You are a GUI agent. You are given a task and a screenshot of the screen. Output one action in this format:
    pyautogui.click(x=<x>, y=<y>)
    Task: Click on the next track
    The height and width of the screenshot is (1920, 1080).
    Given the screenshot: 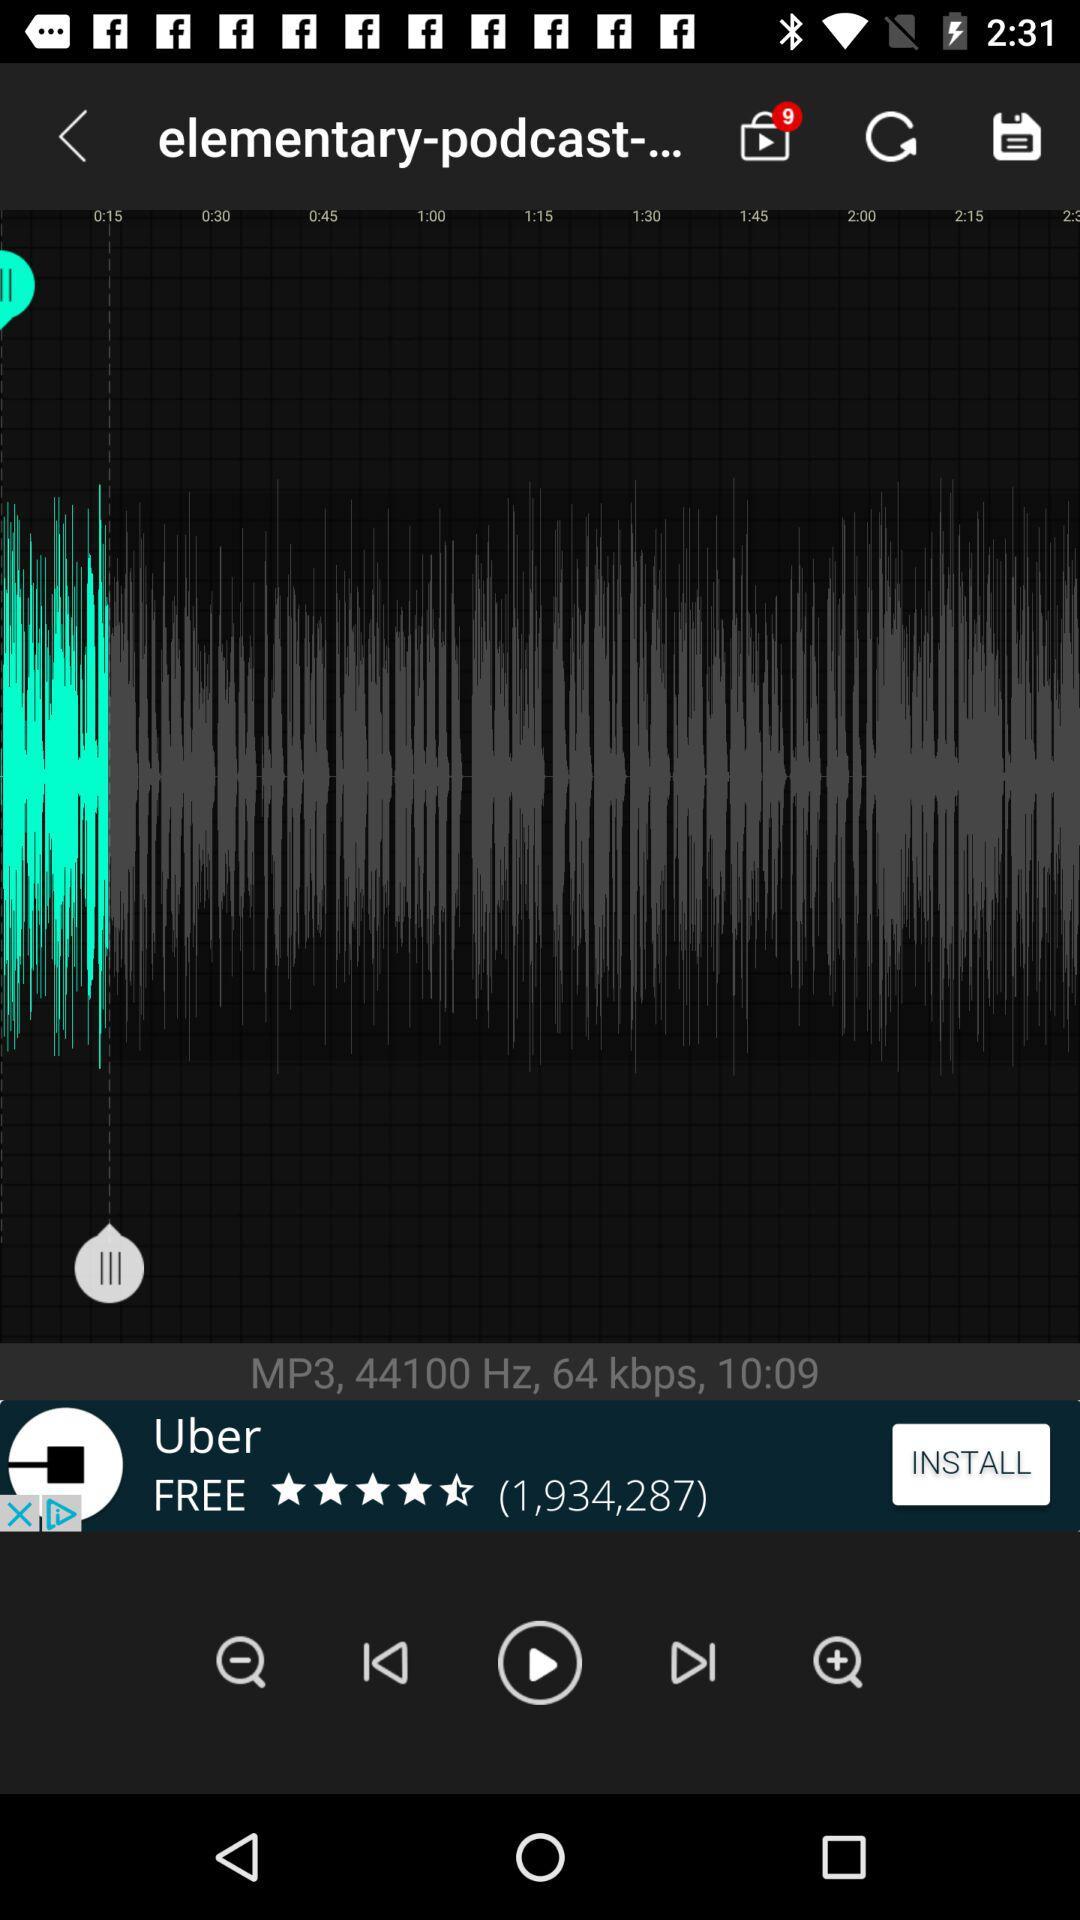 What is the action you would take?
    pyautogui.click(x=692, y=1662)
    